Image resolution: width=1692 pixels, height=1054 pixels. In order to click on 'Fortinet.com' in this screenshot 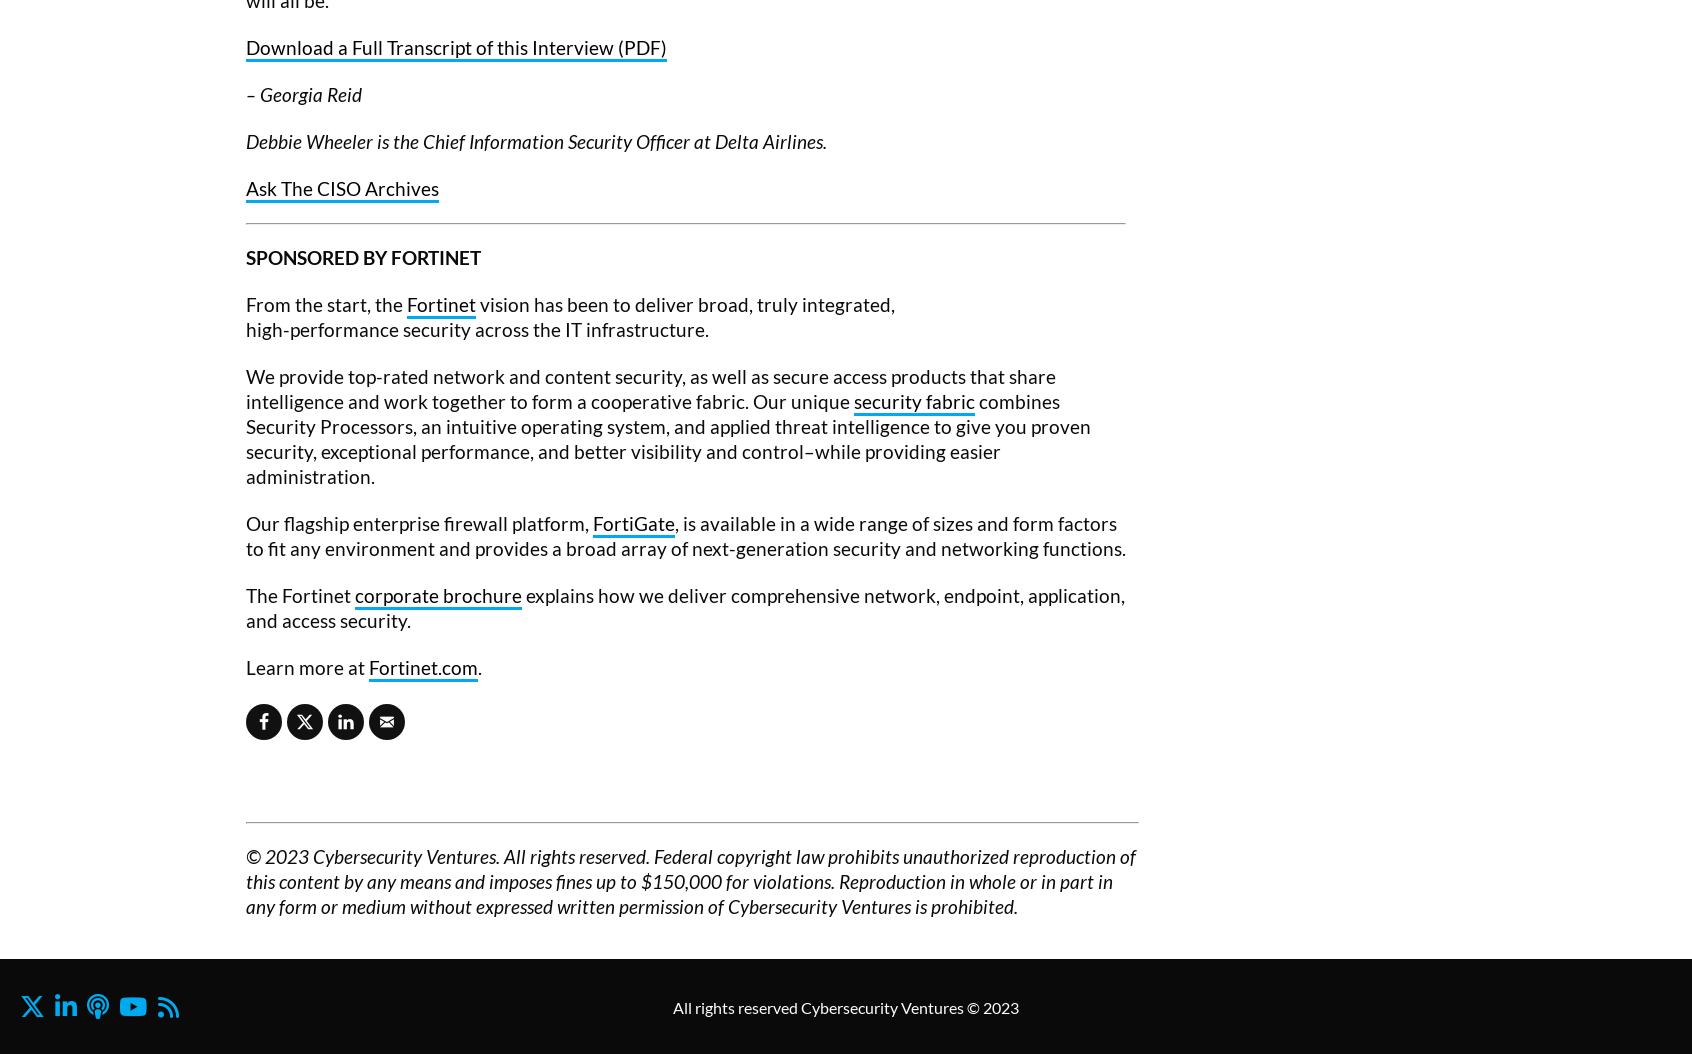, I will do `click(423, 666)`.